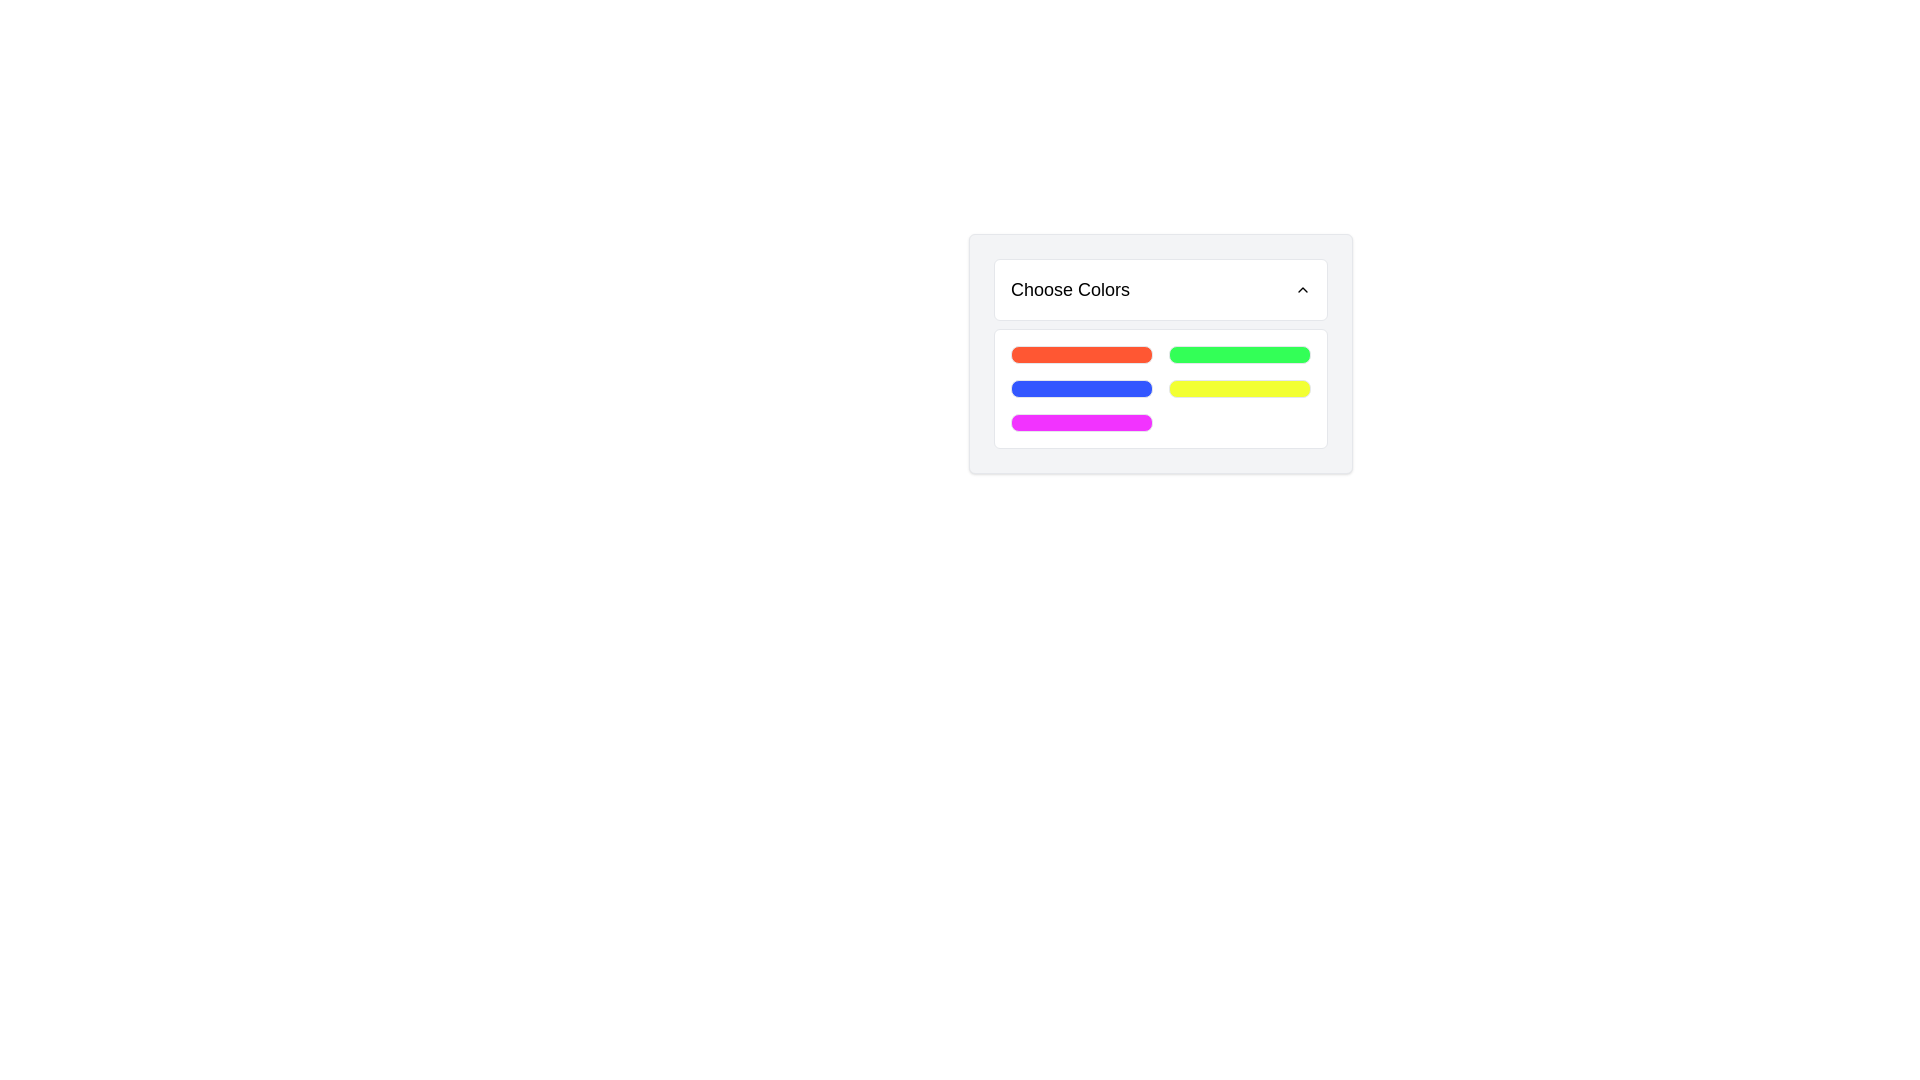 The width and height of the screenshot is (1920, 1080). What do you see at coordinates (1238, 353) in the screenshot?
I see `the clickable area that is the second item in the first row of a grid layout, located directly to the right of the red-colored element` at bounding box center [1238, 353].